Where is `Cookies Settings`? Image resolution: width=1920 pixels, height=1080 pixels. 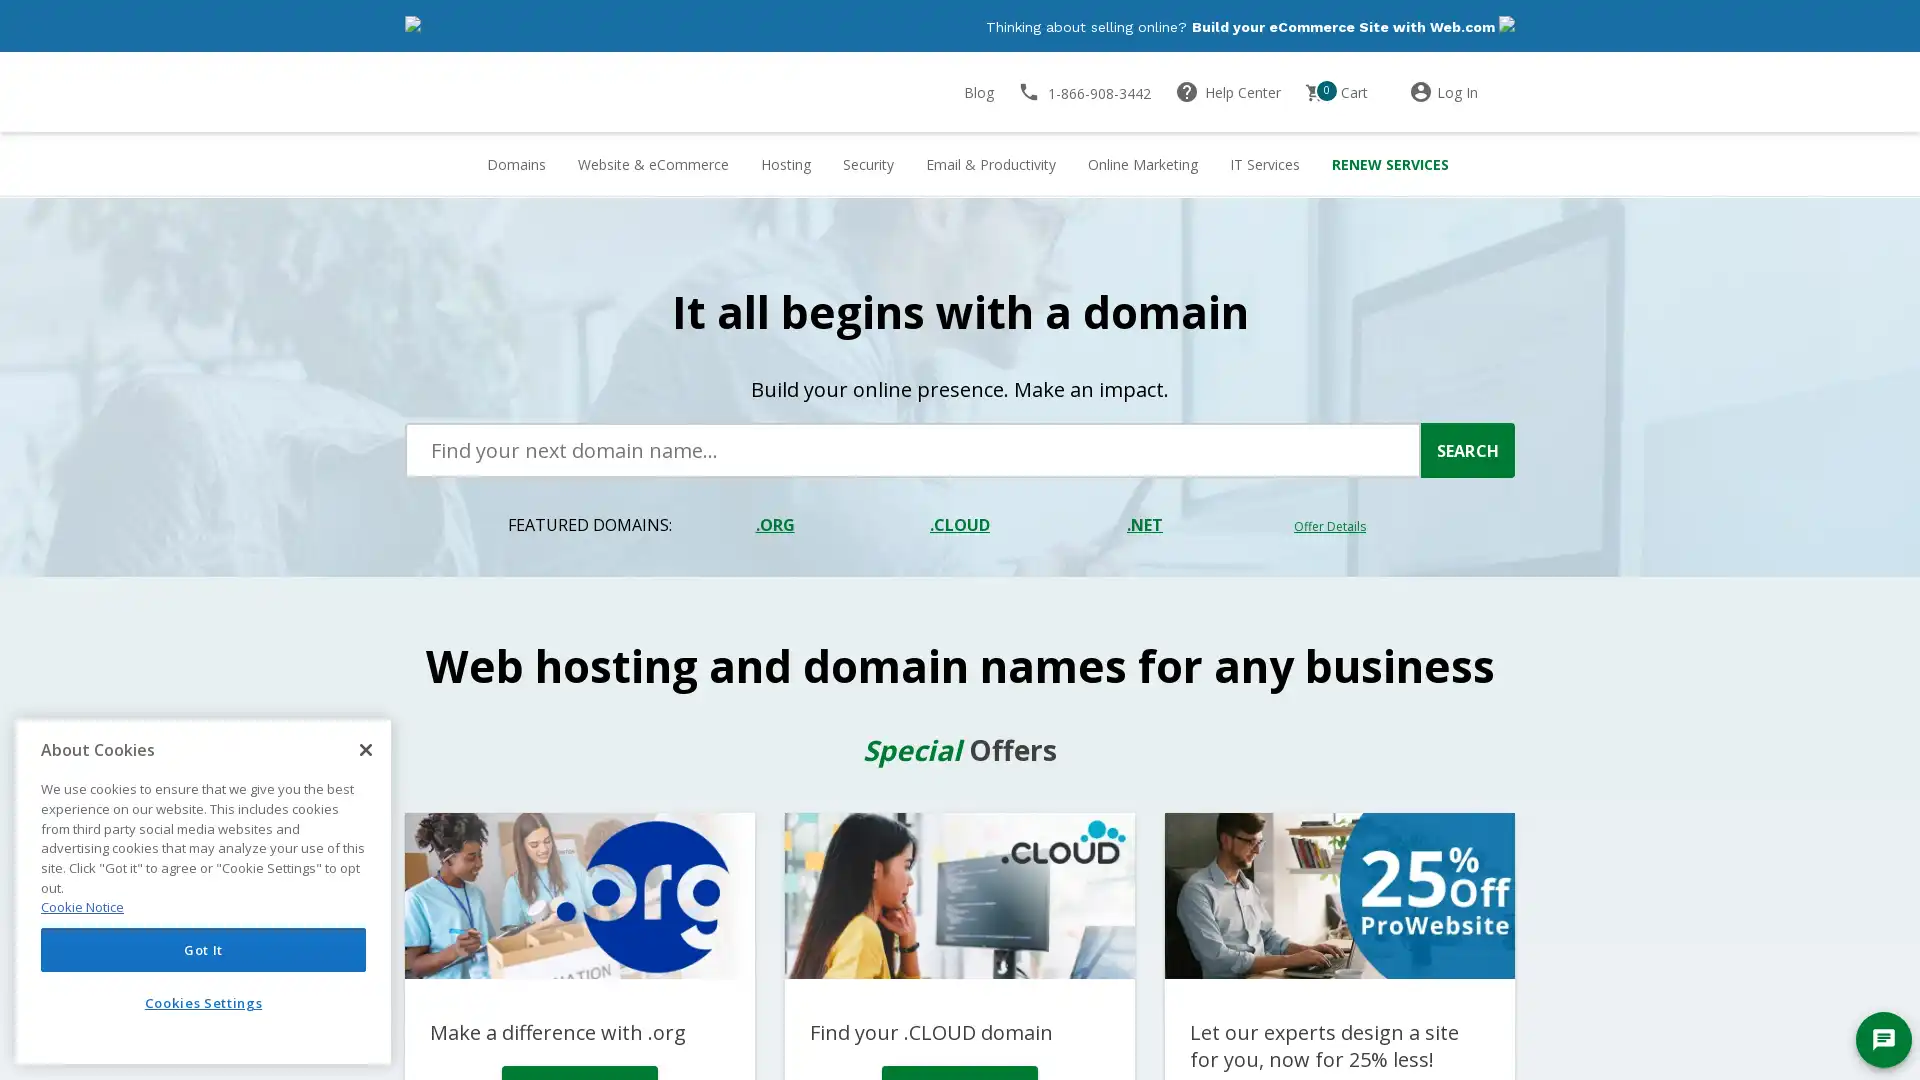 Cookies Settings is located at coordinates (203, 1002).